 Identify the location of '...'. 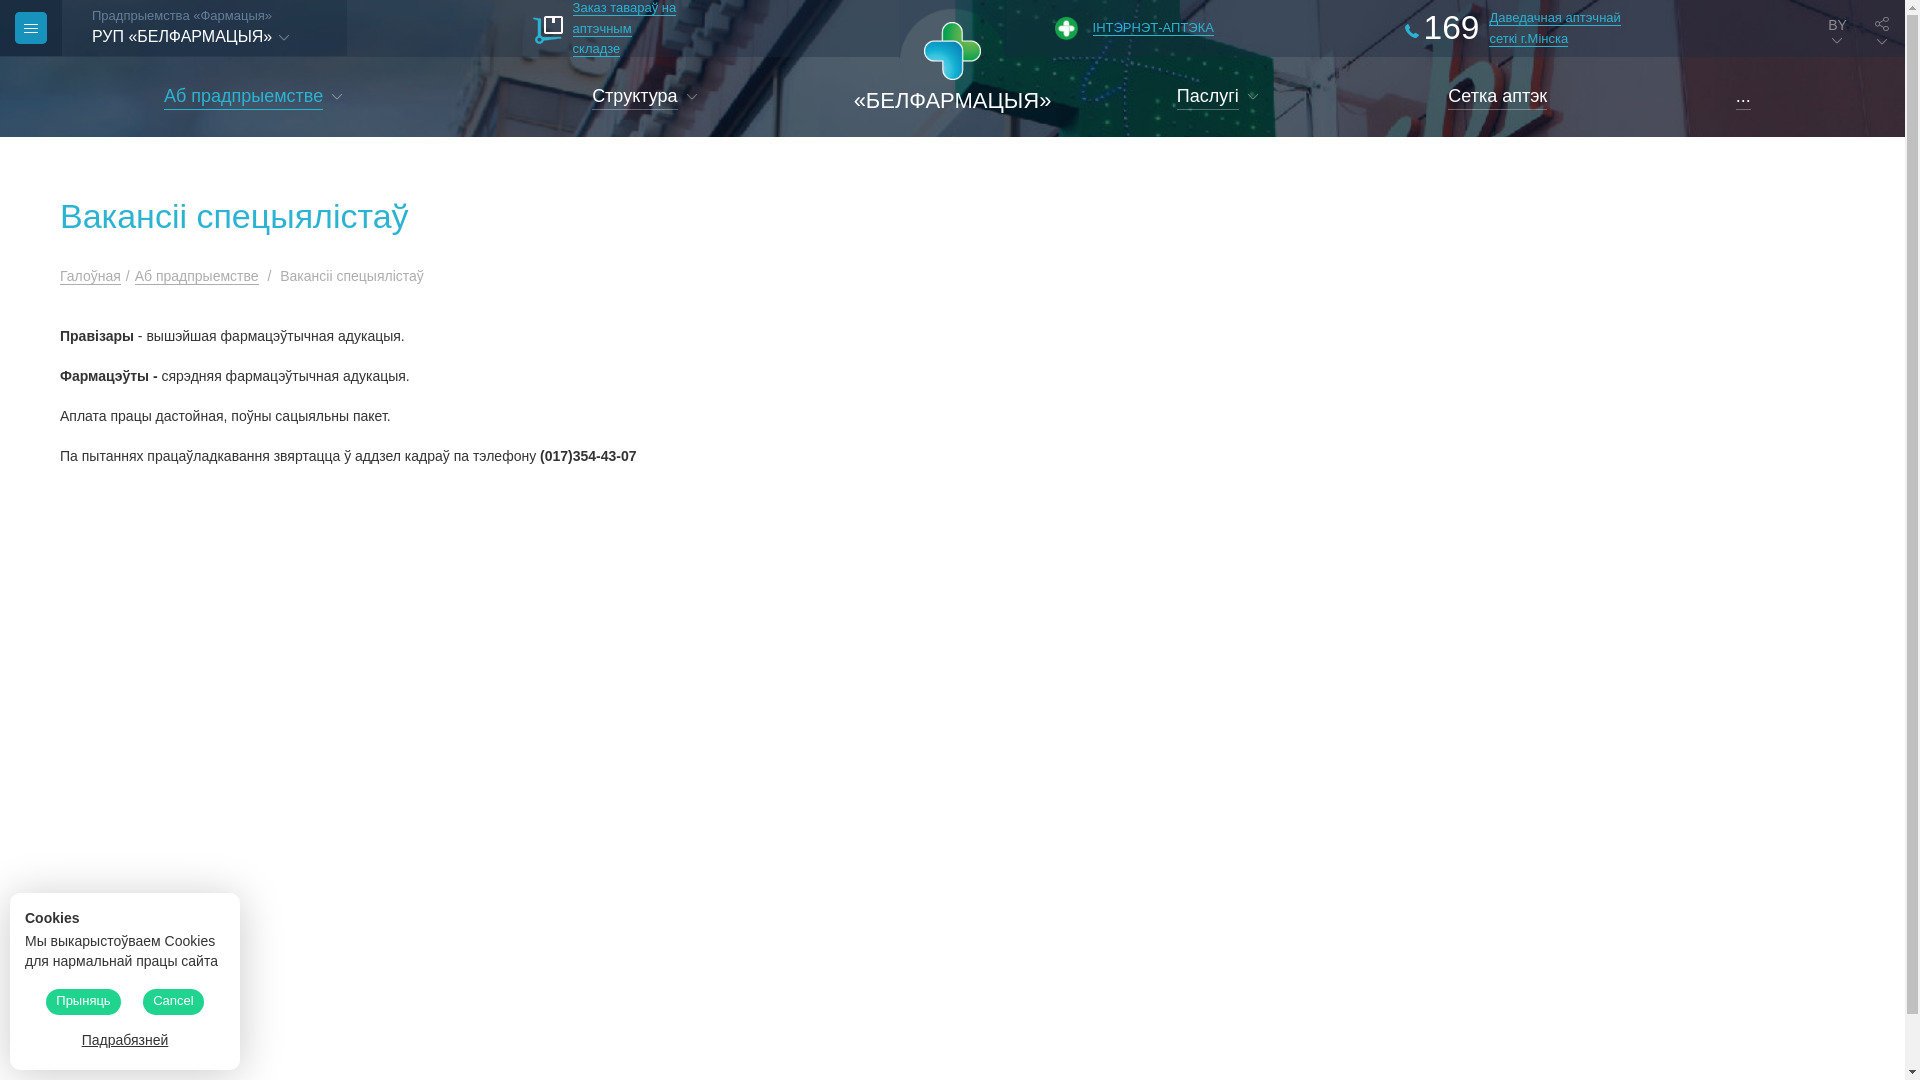
(1742, 97).